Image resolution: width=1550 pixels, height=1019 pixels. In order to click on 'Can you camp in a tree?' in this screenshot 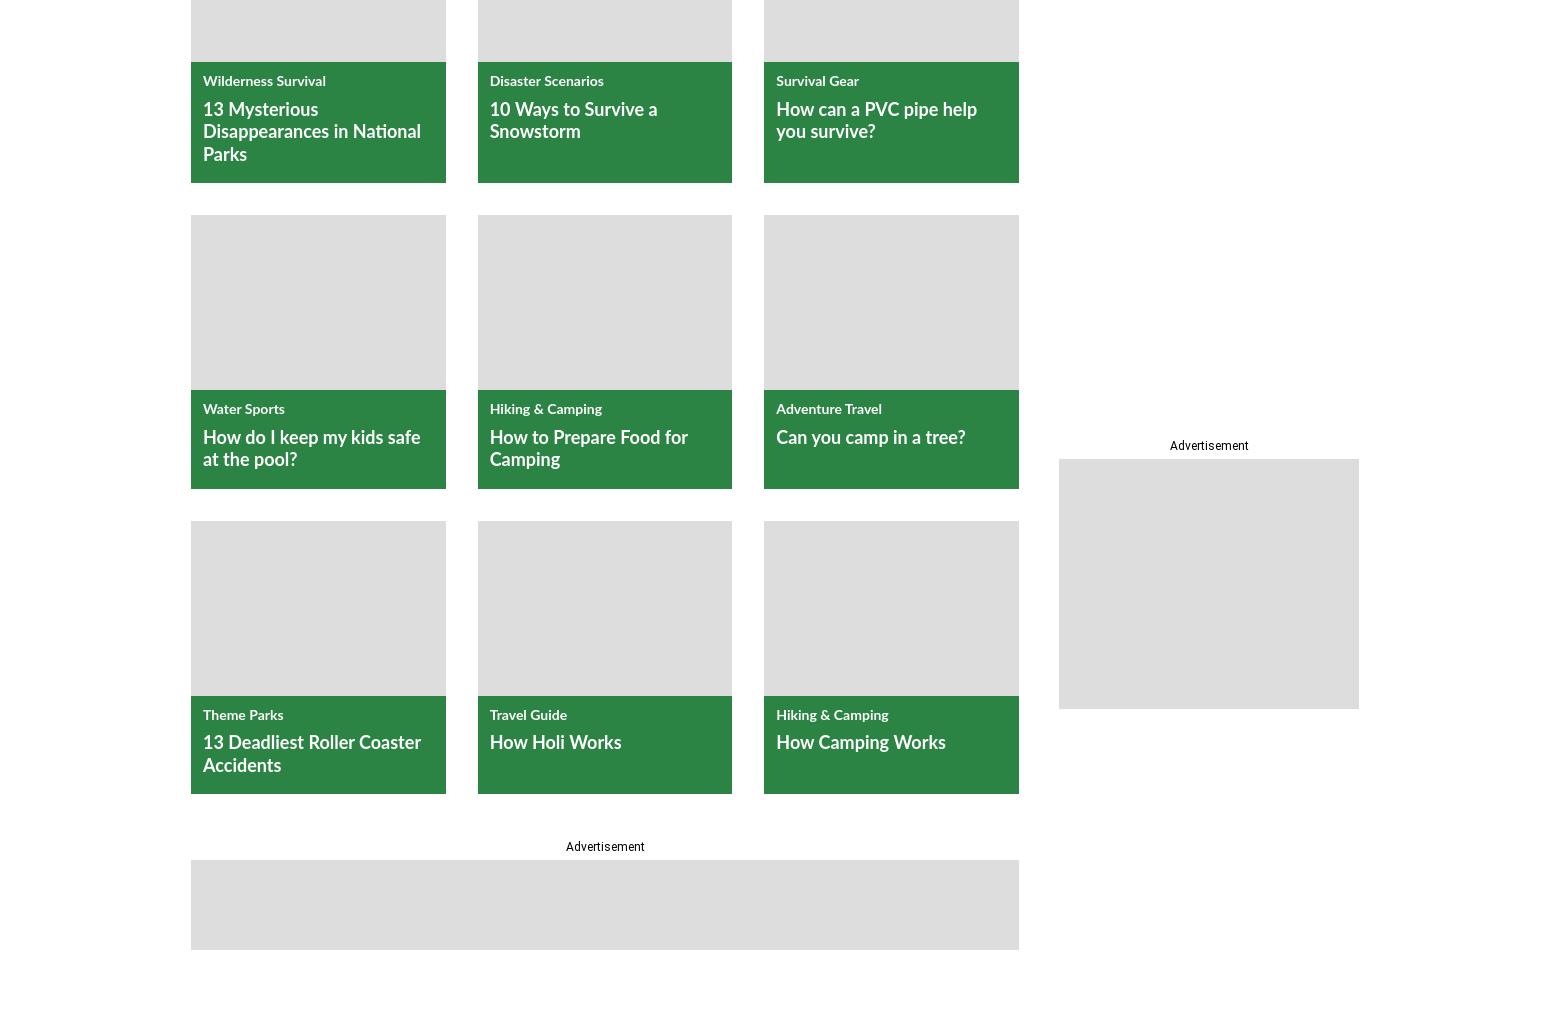, I will do `click(870, 437)`.